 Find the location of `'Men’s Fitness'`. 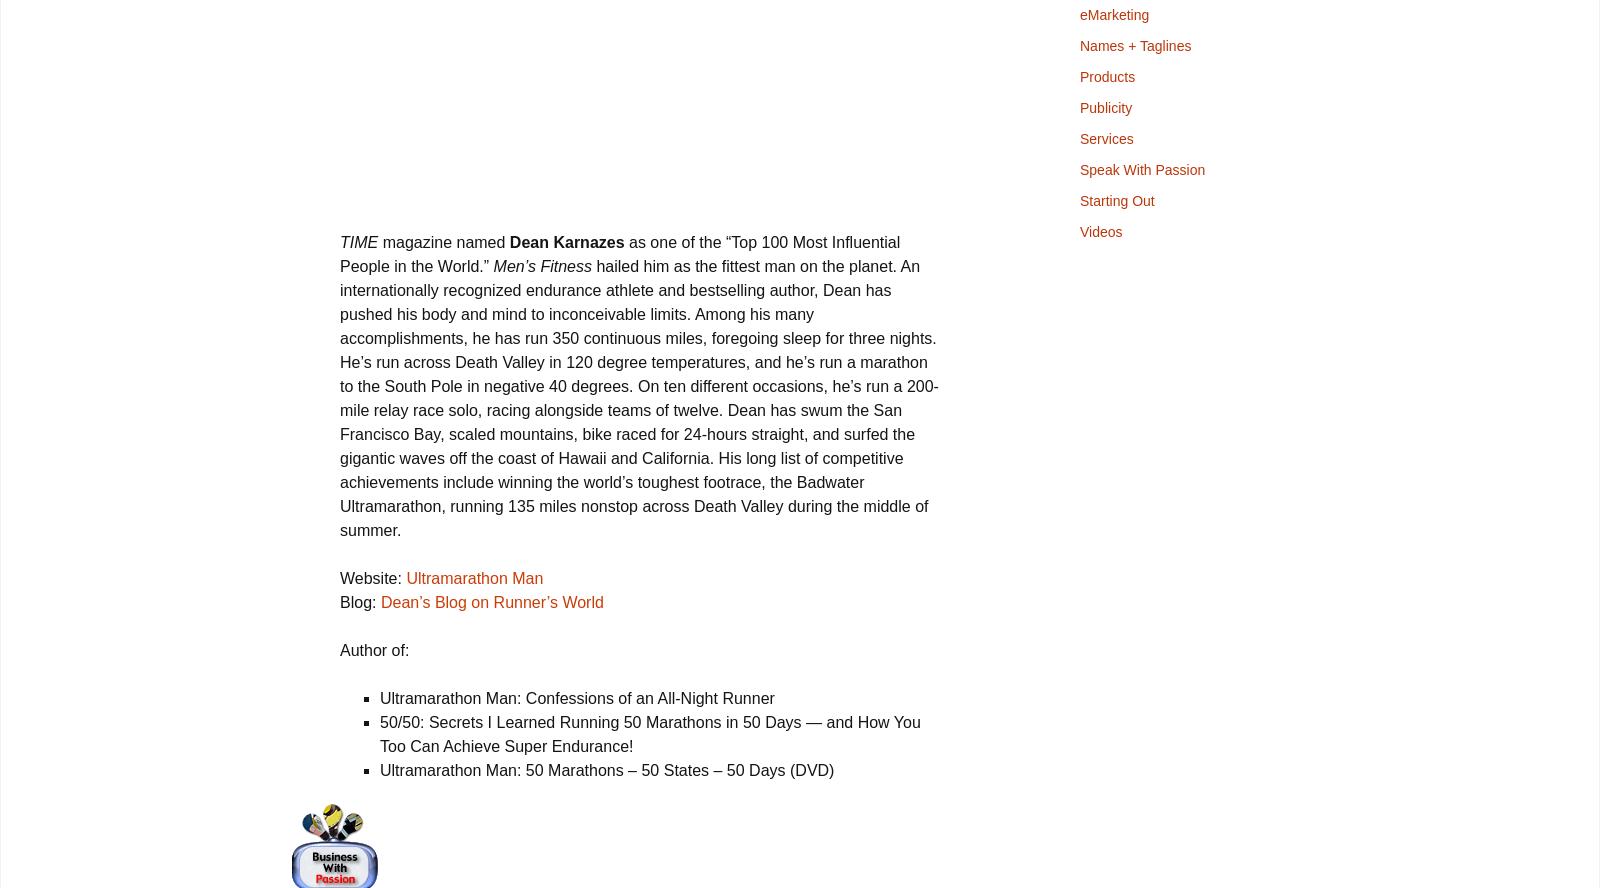

'Men’s Fitness' is located at coordinates (540, 266).